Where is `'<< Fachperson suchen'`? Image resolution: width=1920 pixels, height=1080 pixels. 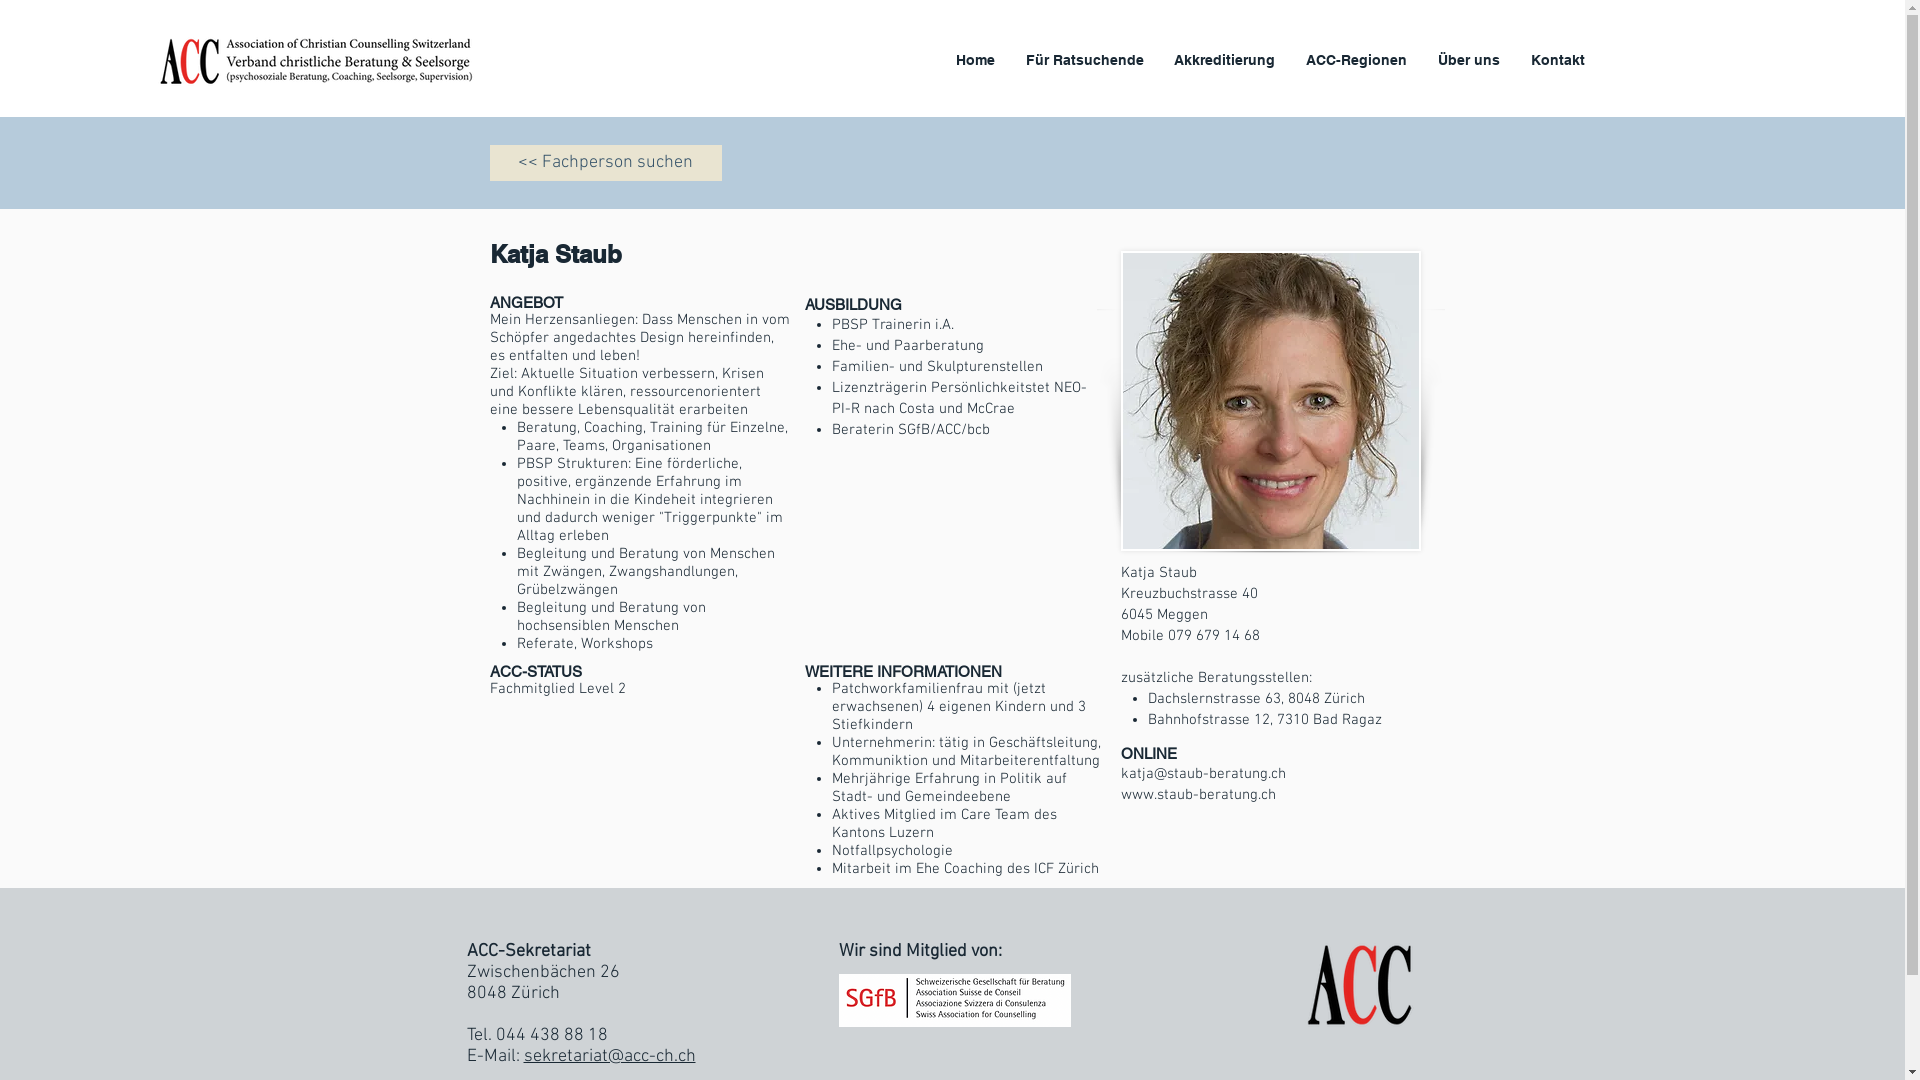 '<< Fachperson suchen' is located at coordinates (604, 161).